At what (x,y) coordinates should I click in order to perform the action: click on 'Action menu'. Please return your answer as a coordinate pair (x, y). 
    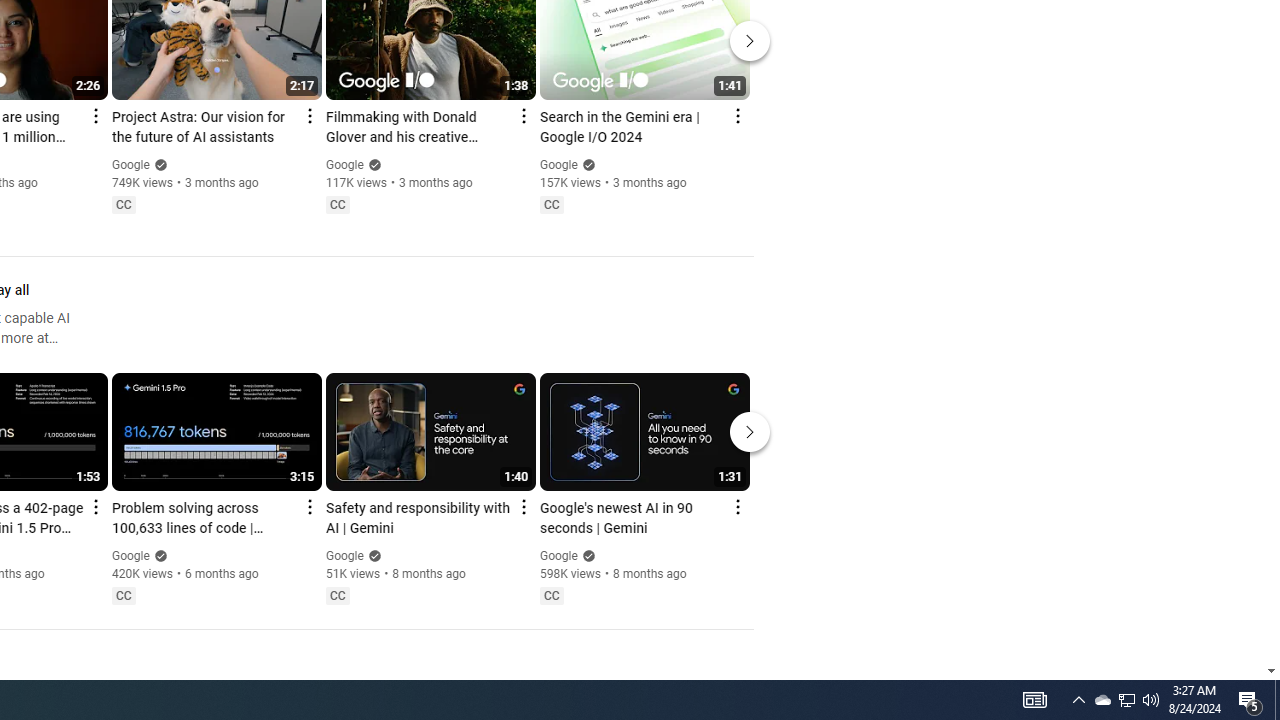
    Looking at the image, I should click on (736, 505).